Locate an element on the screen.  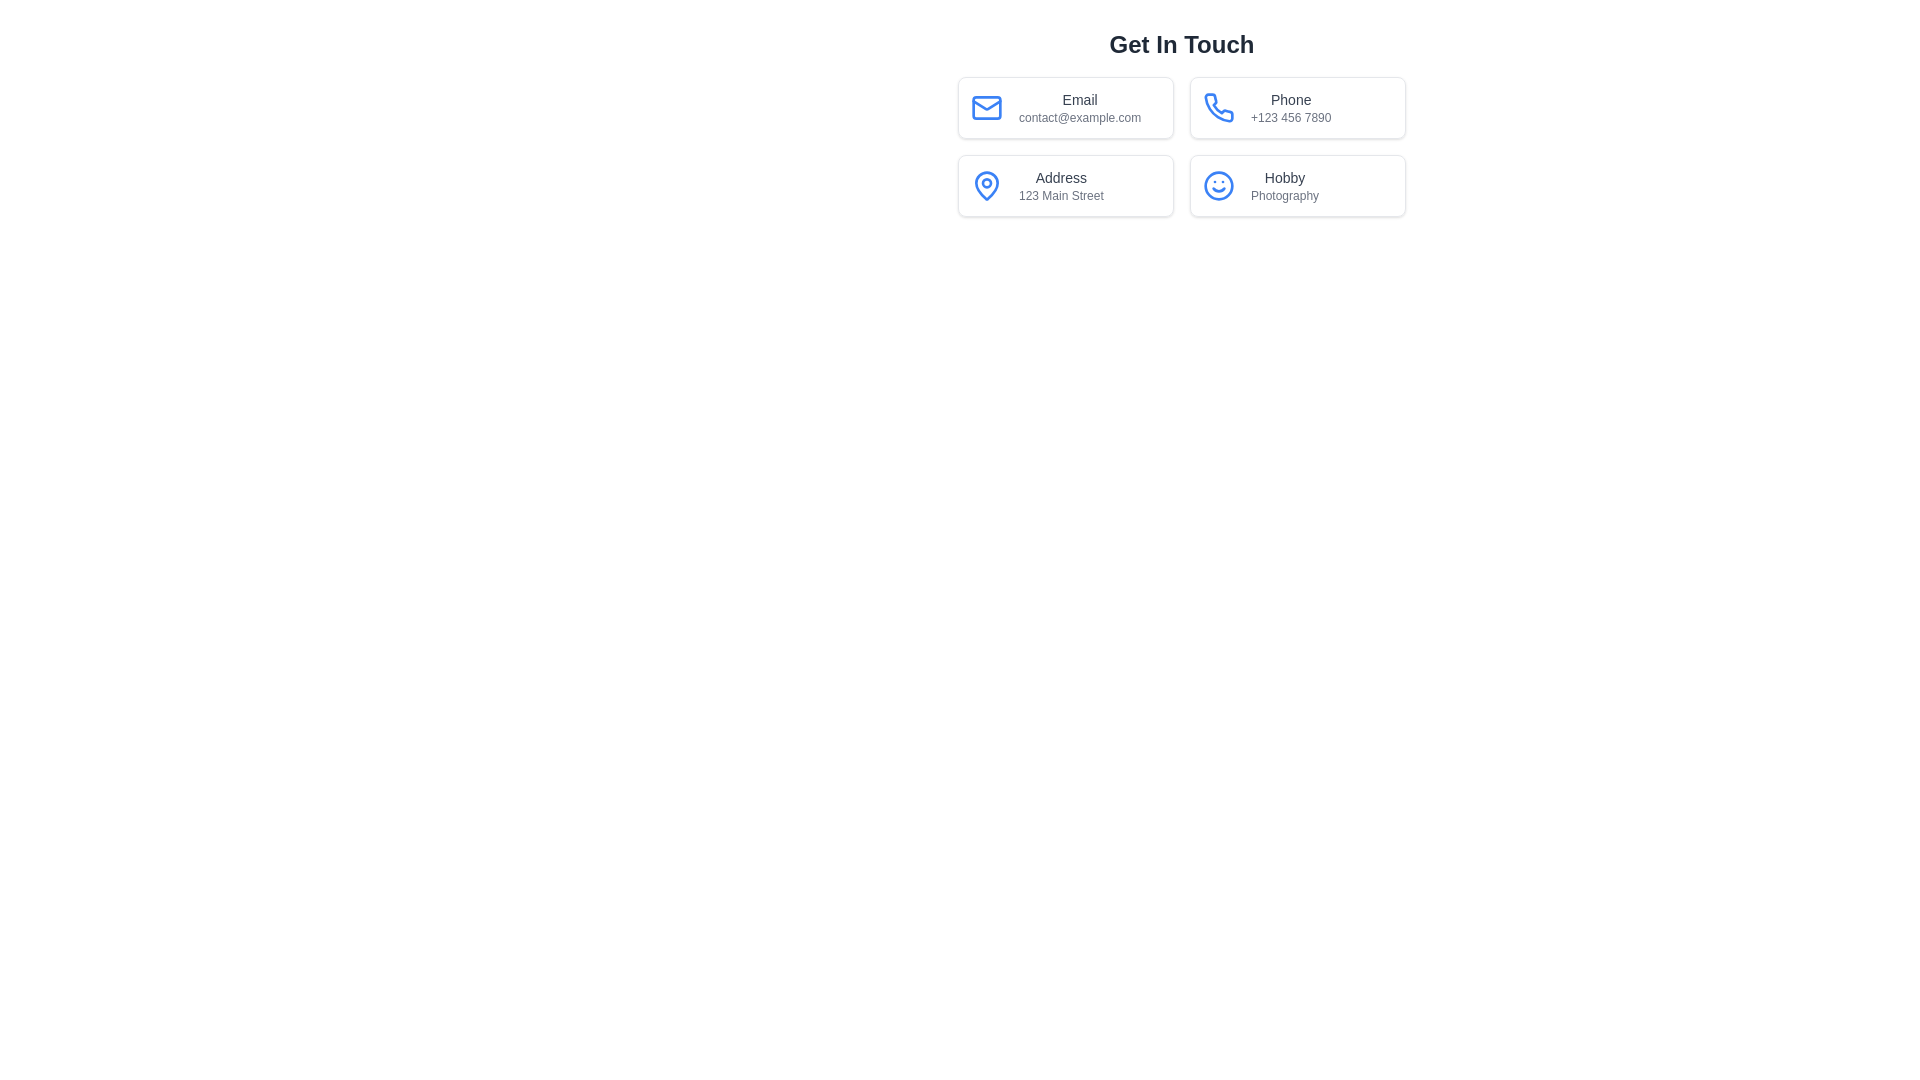
the card containing a blue smiley face icon on the left, with the text 'Hobby' and 'Photography' on the right, located in the bottom-right corner of the grid layout is located at coordinates (1297, 185).